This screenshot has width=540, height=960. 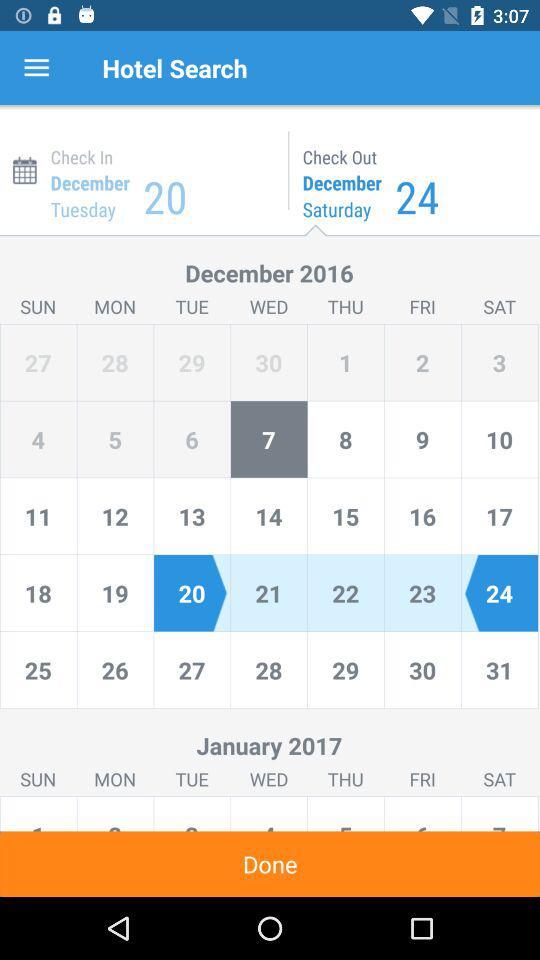 What do you see at coordinates (421, 439) in the screenshot?
I see `the number which is left to the number 10` at bounding box center [421, 439].